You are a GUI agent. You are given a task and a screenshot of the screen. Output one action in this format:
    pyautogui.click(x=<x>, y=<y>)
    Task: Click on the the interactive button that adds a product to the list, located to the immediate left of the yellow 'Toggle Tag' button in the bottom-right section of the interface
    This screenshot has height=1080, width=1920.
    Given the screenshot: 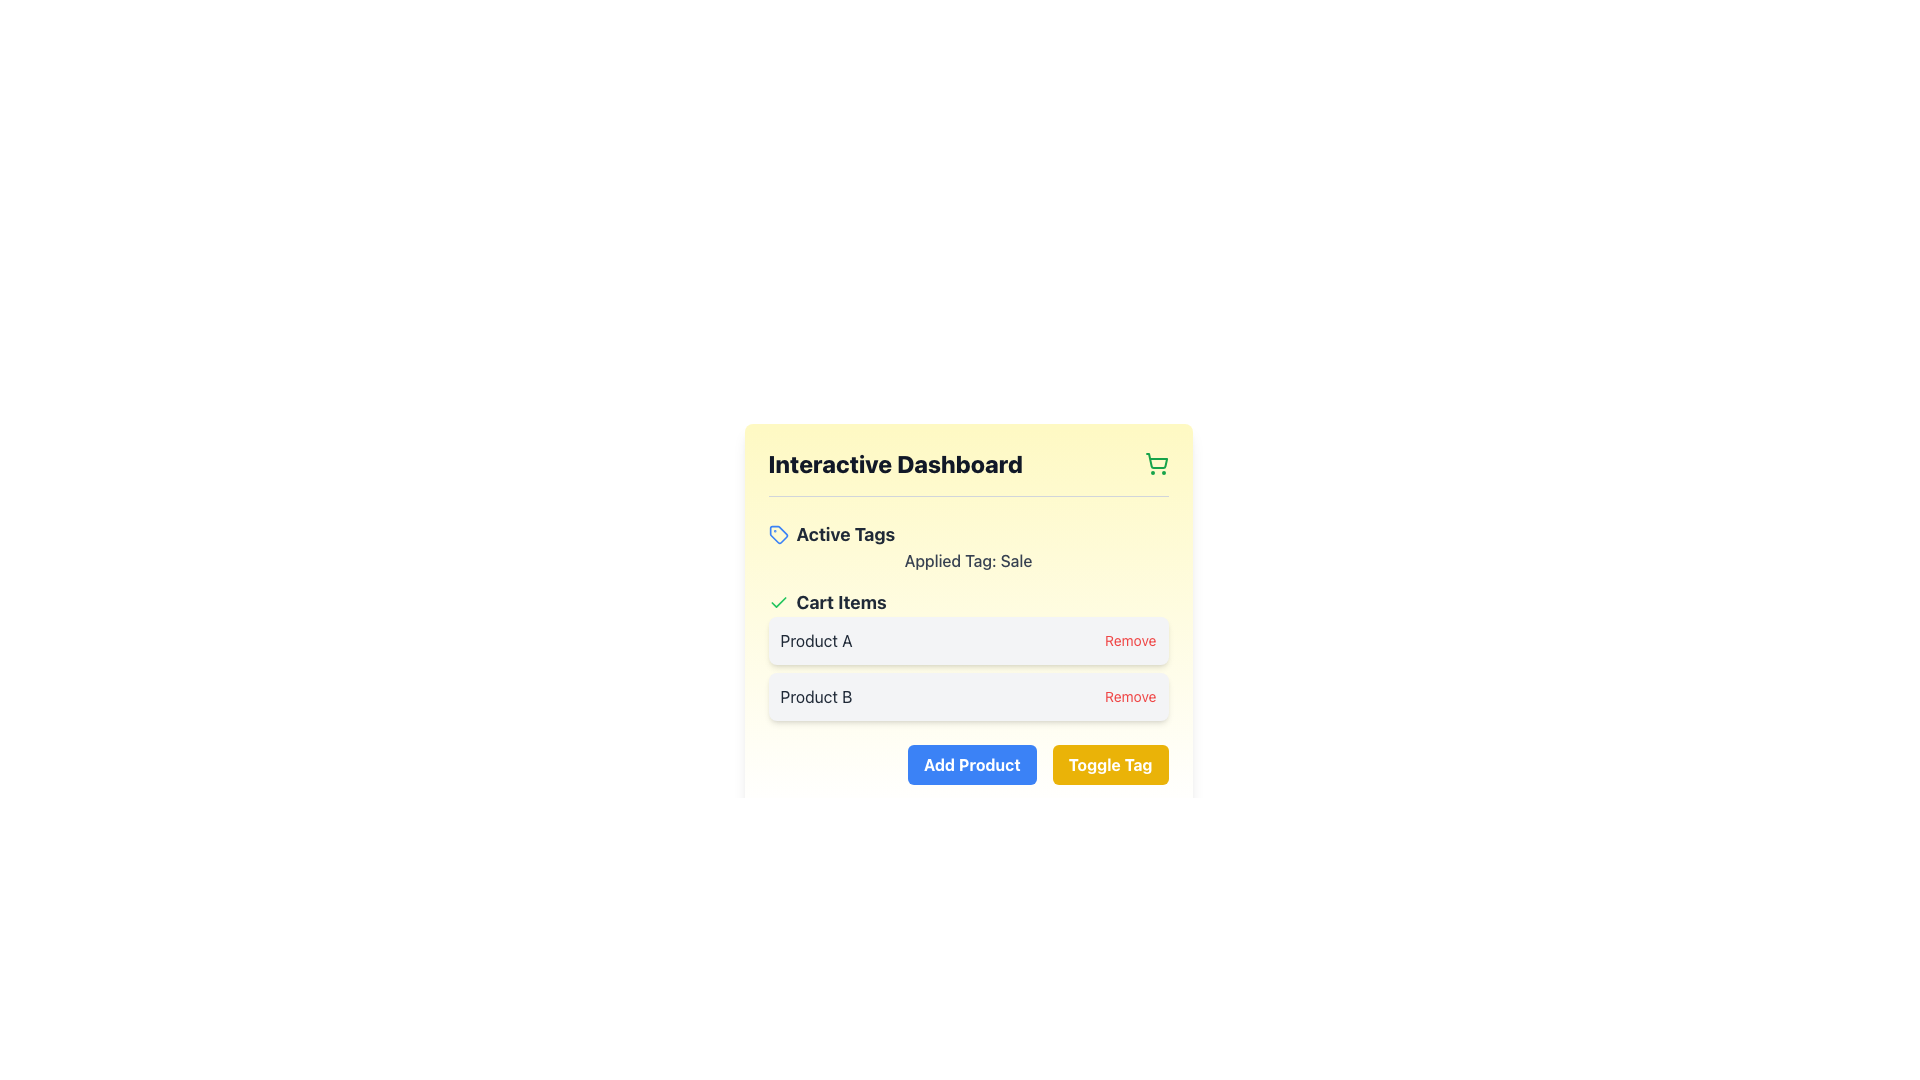 What is the action you would take?
    pyautogui.click(x=972, y=764)
    